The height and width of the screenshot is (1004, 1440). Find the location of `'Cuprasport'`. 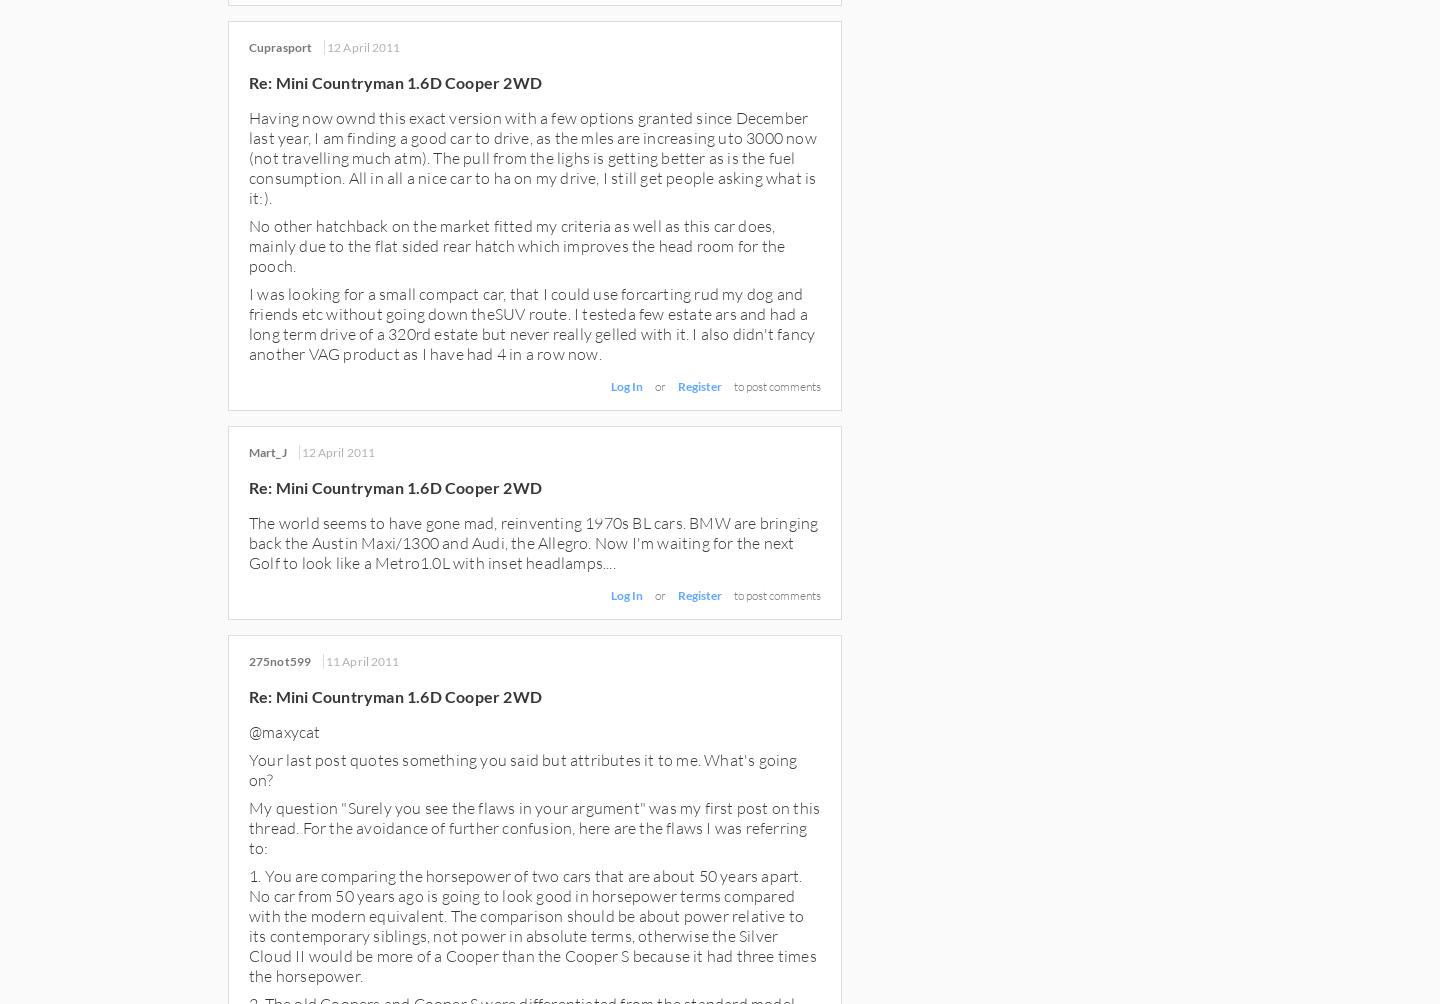

'Cuprasport' is located at coordinates (279, 47).